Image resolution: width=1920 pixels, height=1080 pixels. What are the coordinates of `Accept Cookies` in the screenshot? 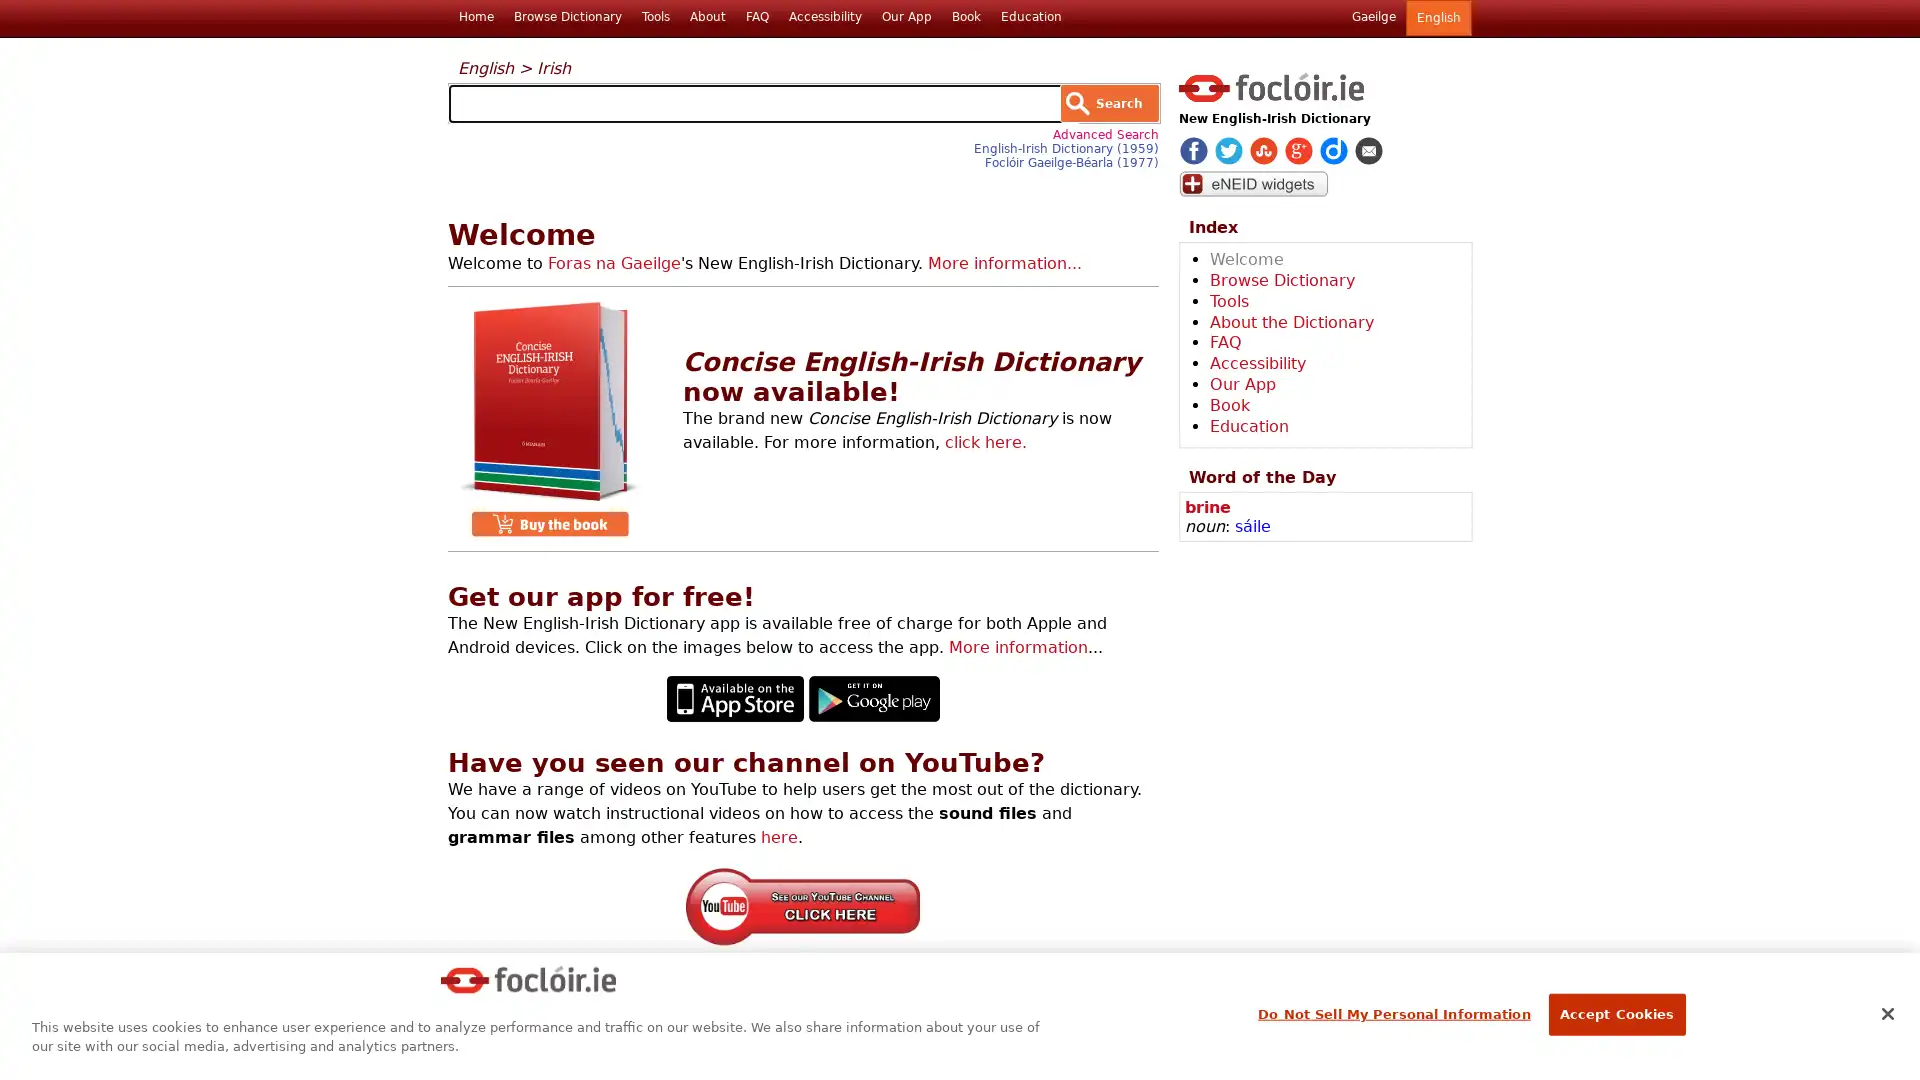 It's located at (1616, 1014).